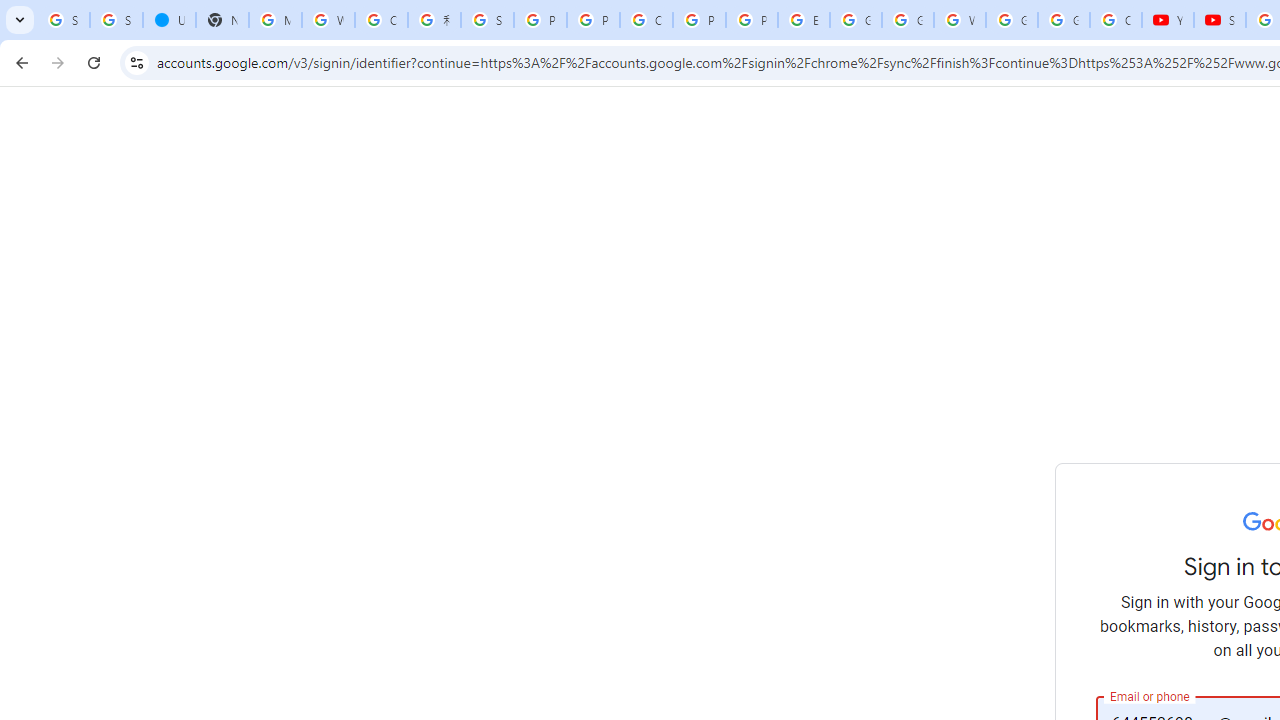 Image resolution: width=1280 pixels, height=720 pixels. Describe the element at coordinates (63, 20) in the screenshot. I see `'Sign in - Google Accounts'` at that location.